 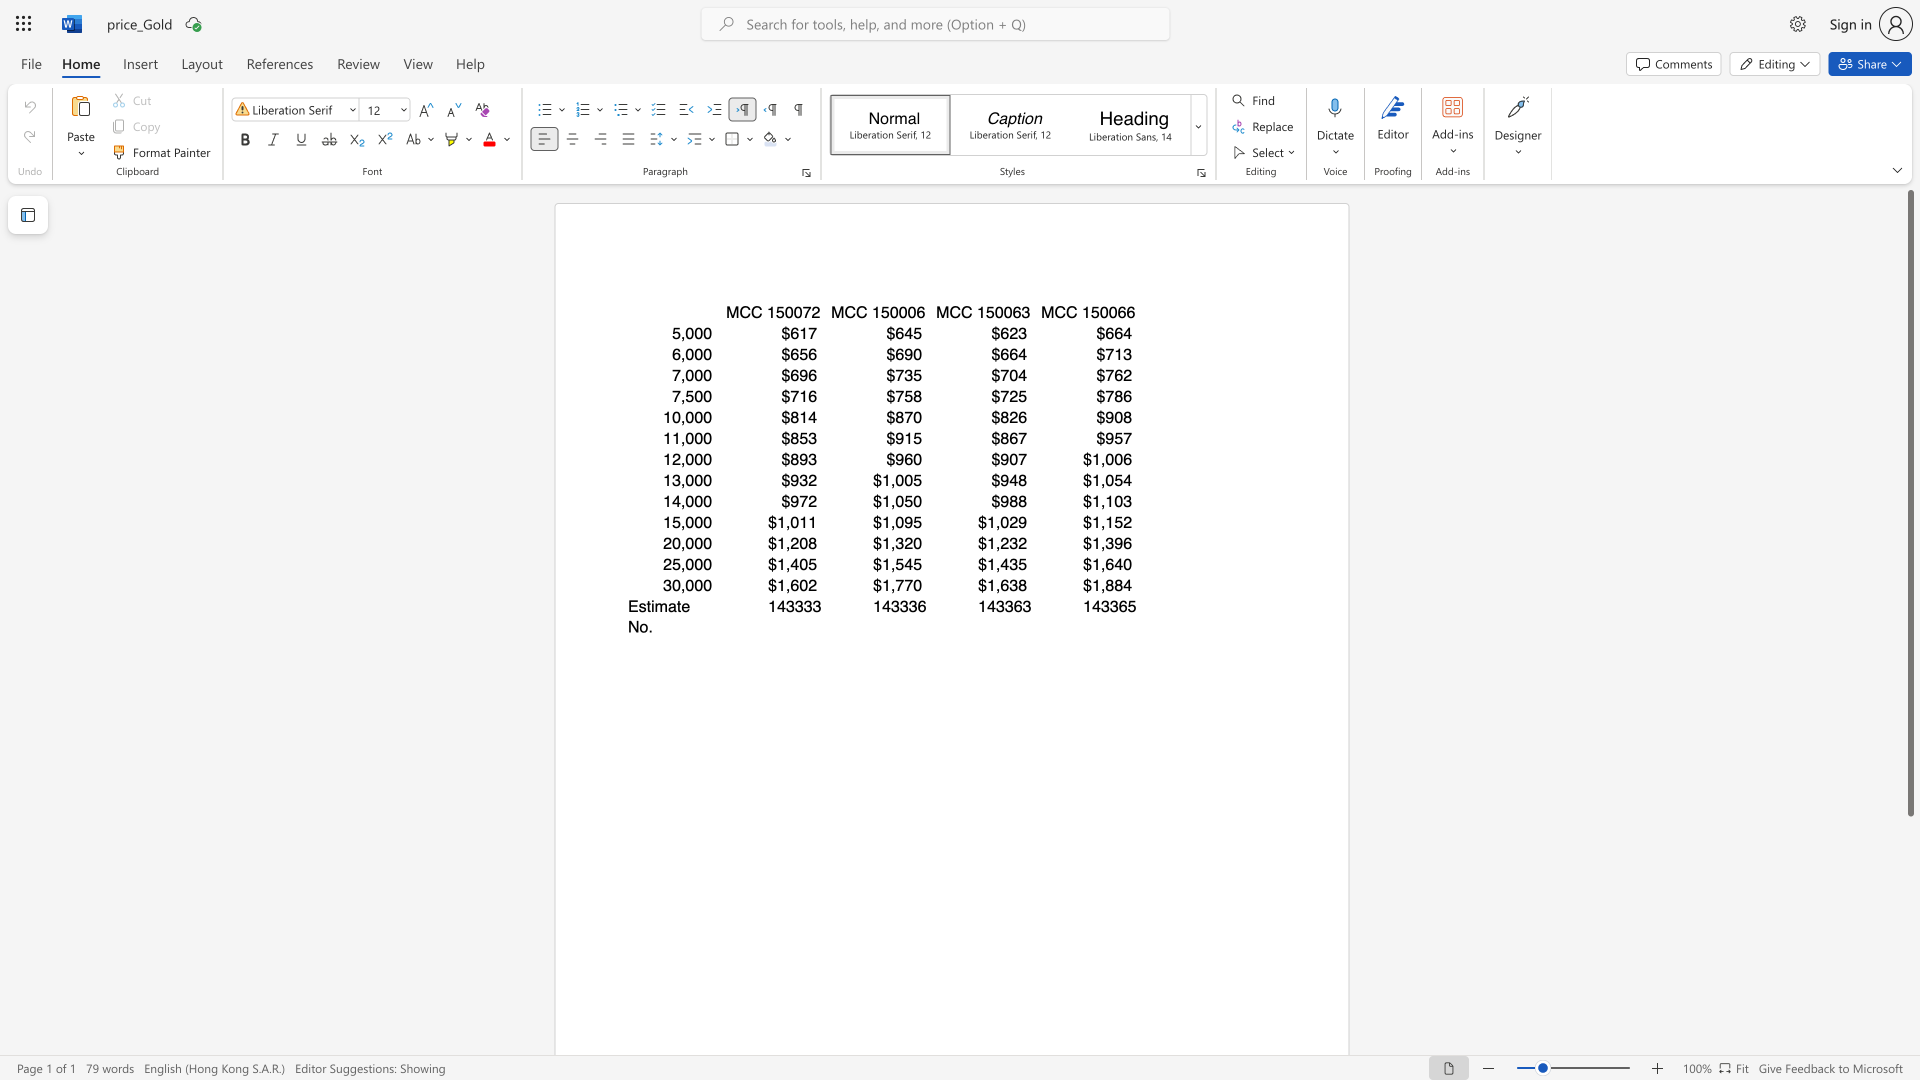 What do you see at coordinates (1909, 1029) in the screenshot?
I see `the scrollbar on the right to move the page downward` at bounding box center [1909, 1029].